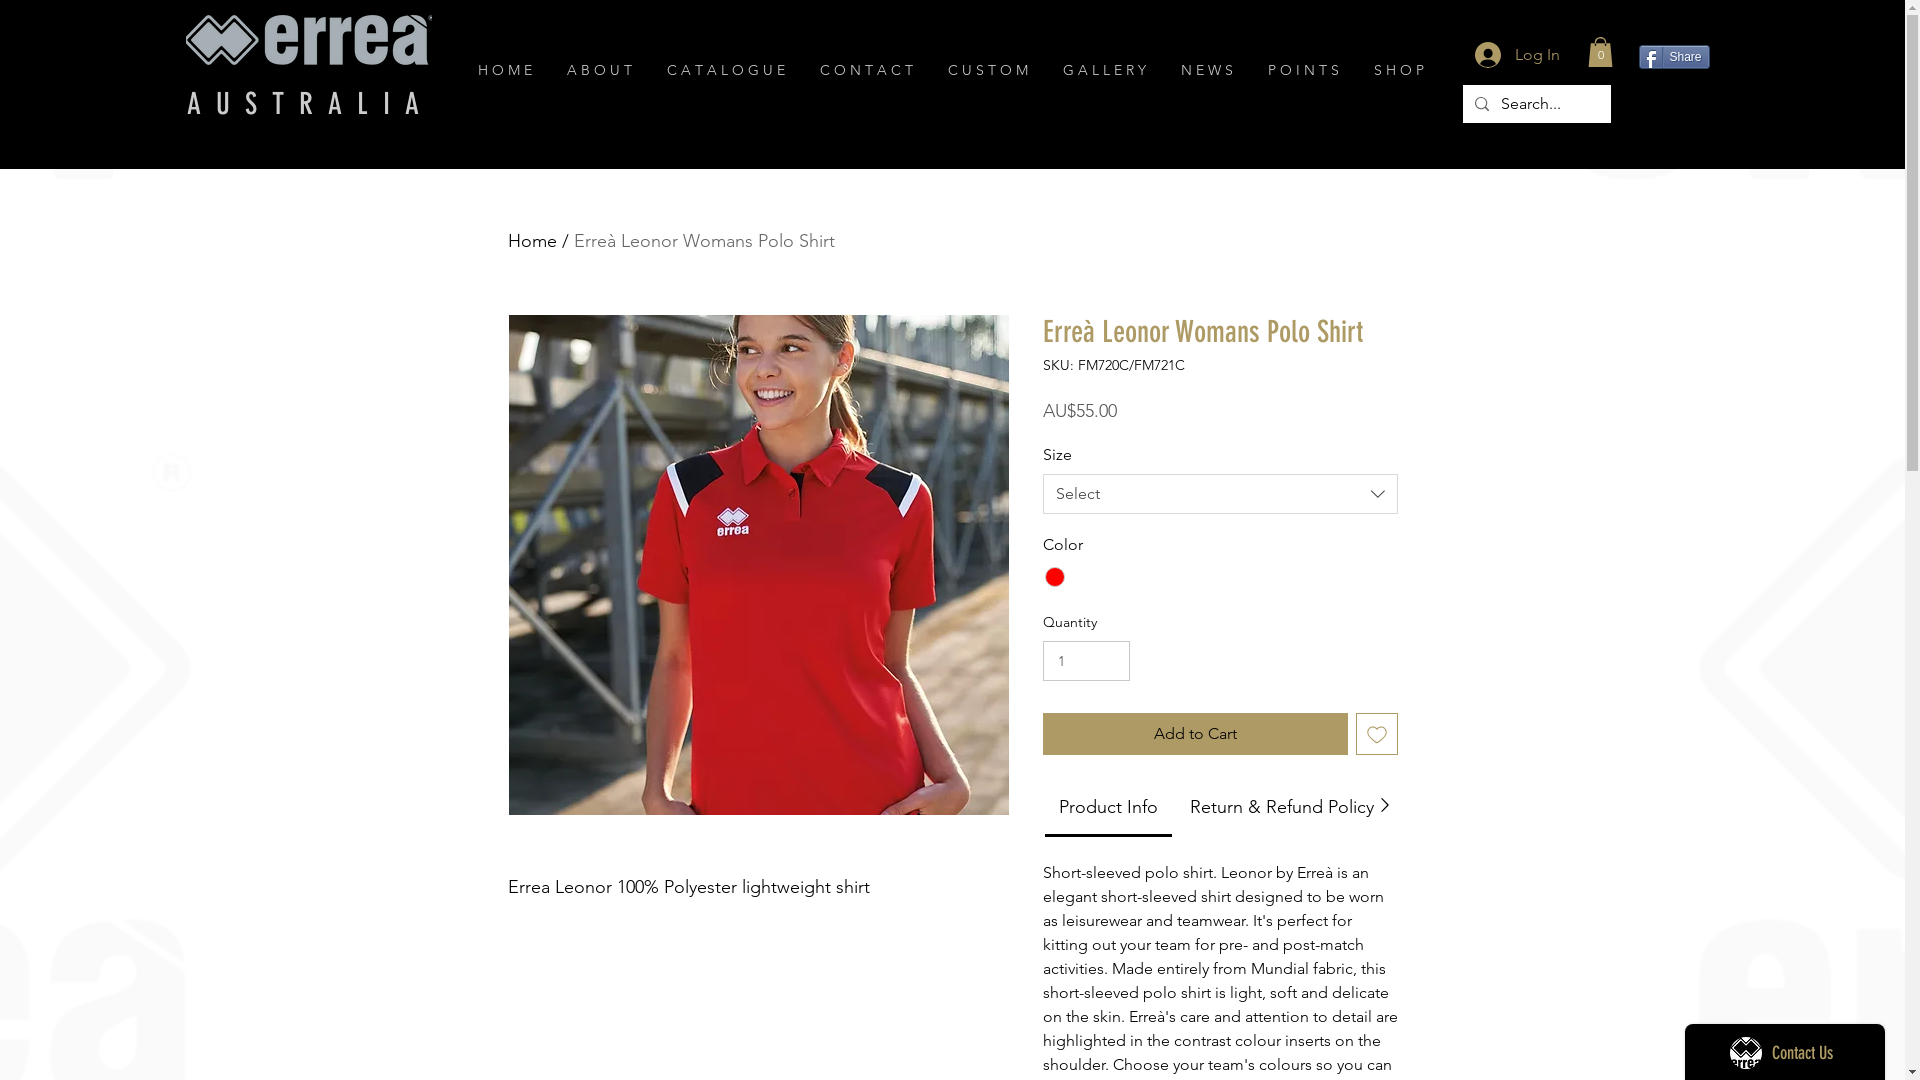 The image size is (1920, 1080). Describe the element at coordinates (506, 68) in the screenshot. I see `'H O M E'` at that location.